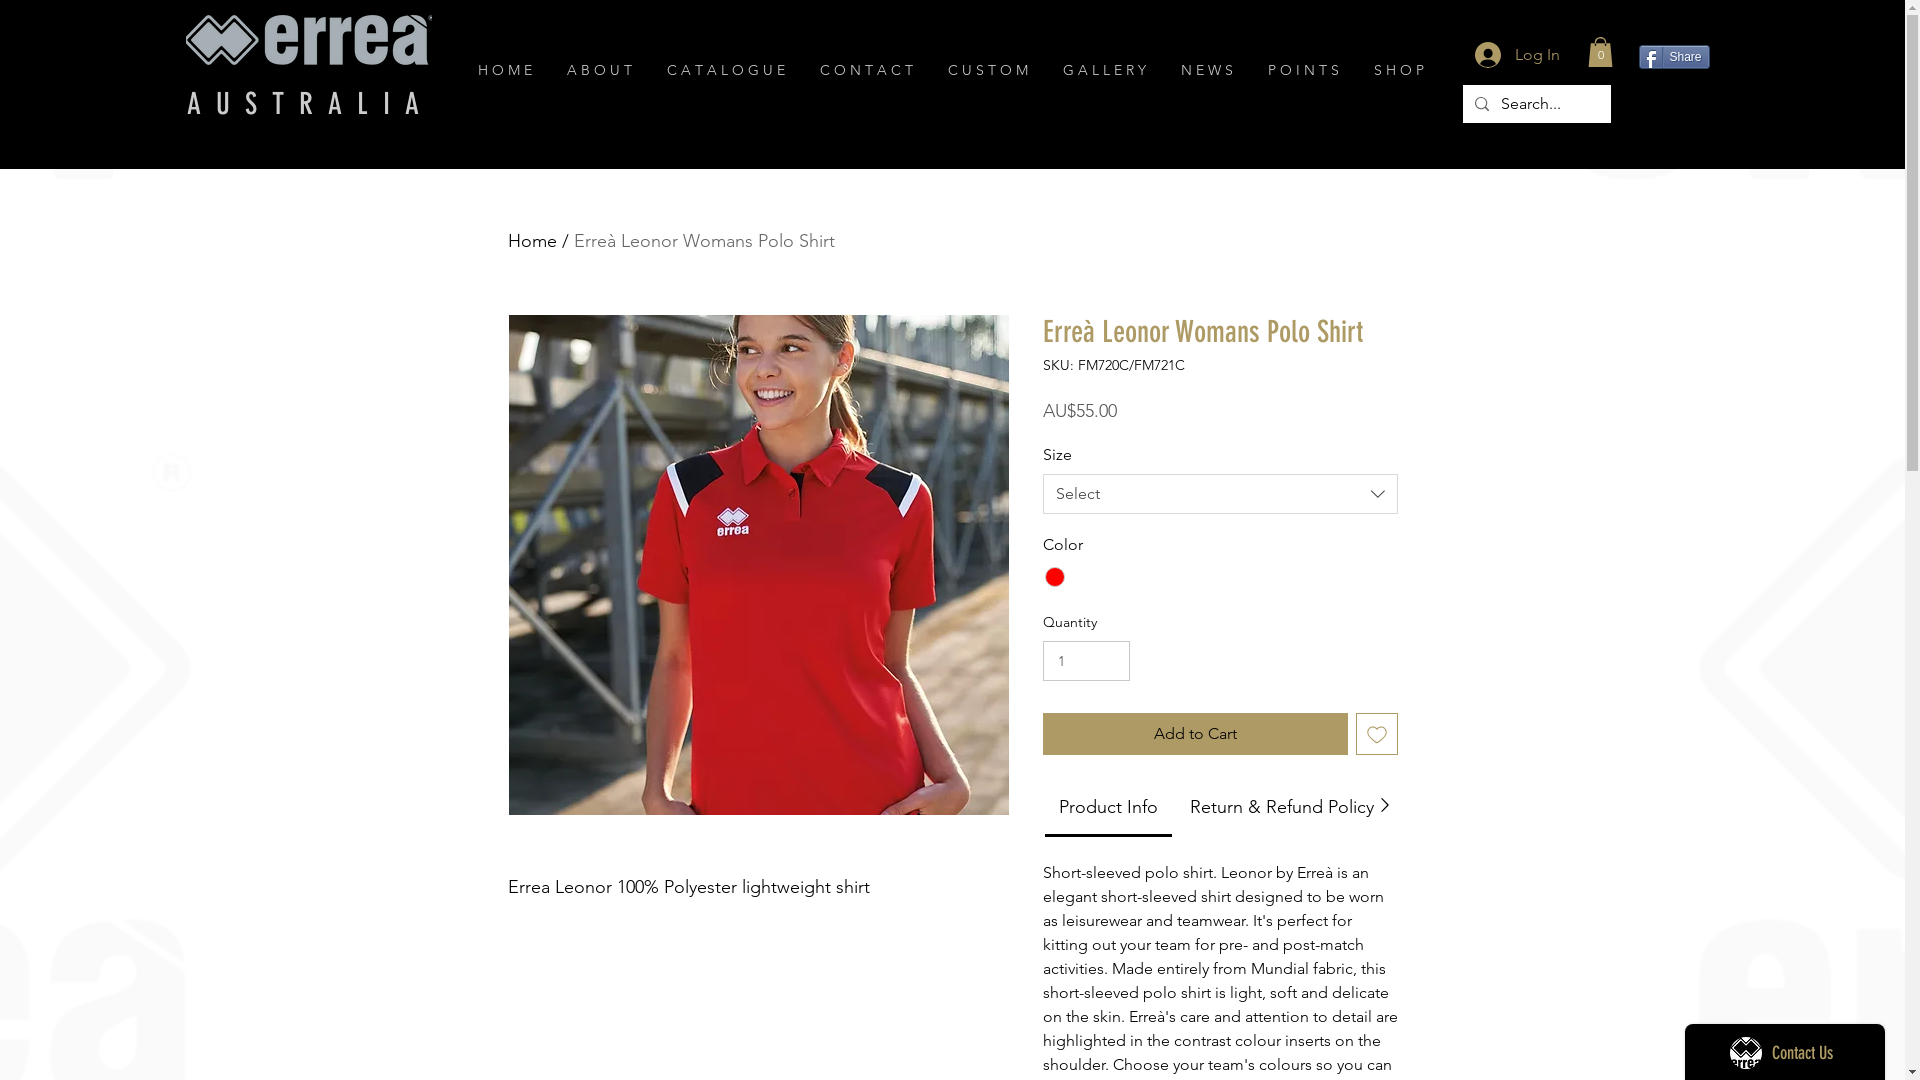 The image size is (1920, 1080). Describe the element at coordinates (506, 68) in the screenshot. I see `'H O M E'` at that location.